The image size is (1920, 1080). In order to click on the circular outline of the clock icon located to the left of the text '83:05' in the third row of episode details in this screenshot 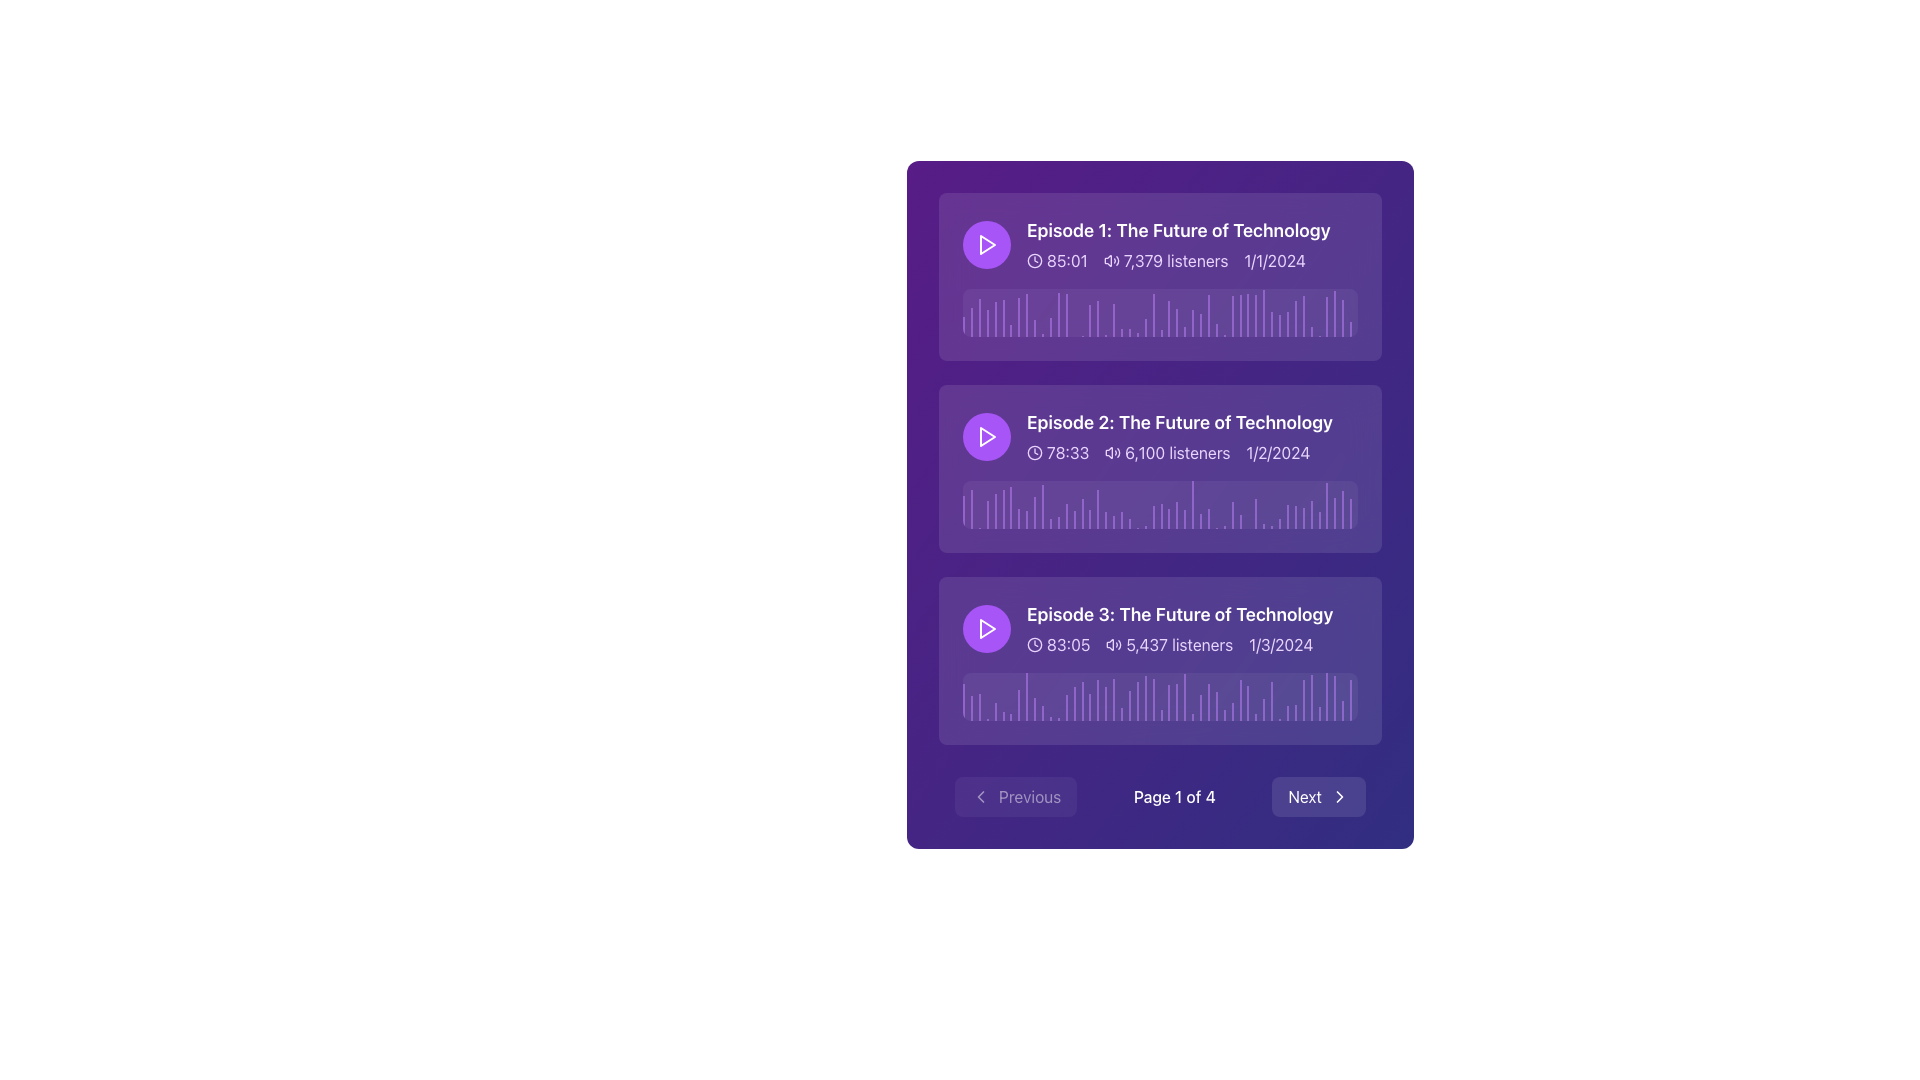, I will do `click(1035, 644)`.